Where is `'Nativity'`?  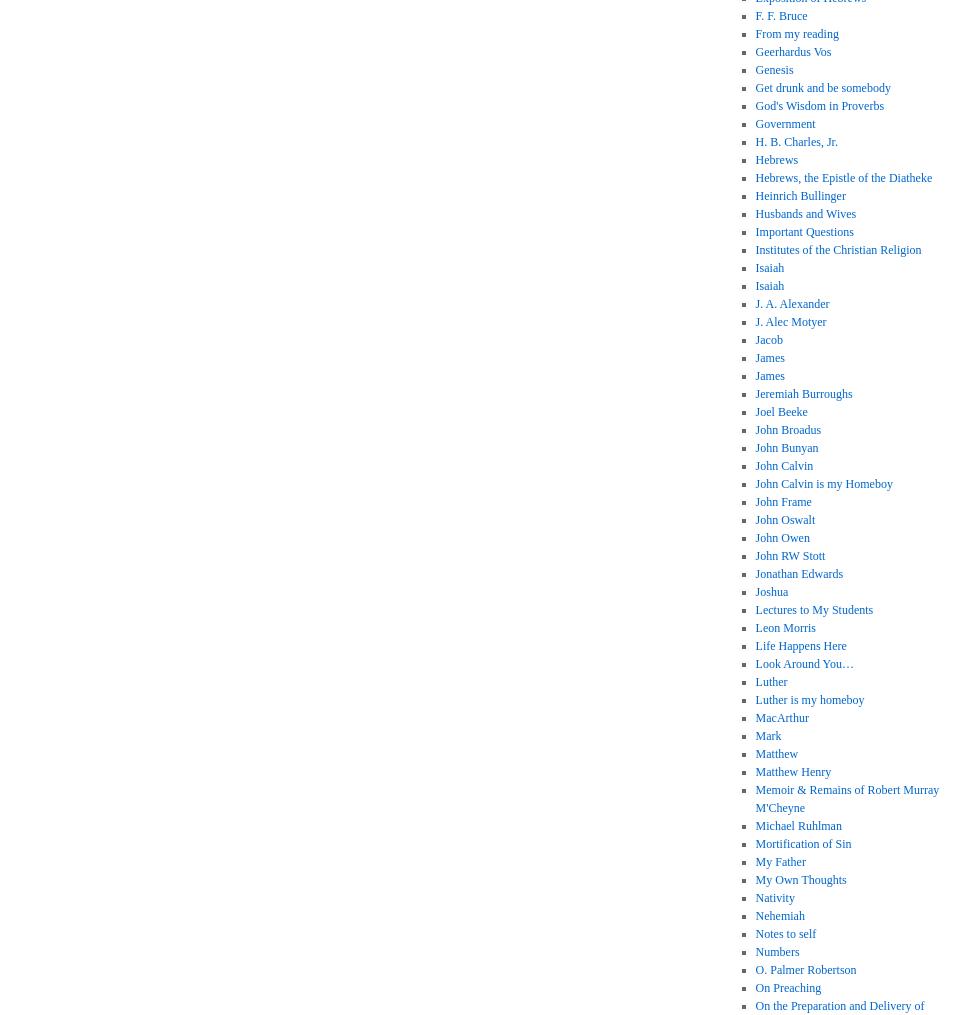
'Nativity' is located at coordinates (774, 896).